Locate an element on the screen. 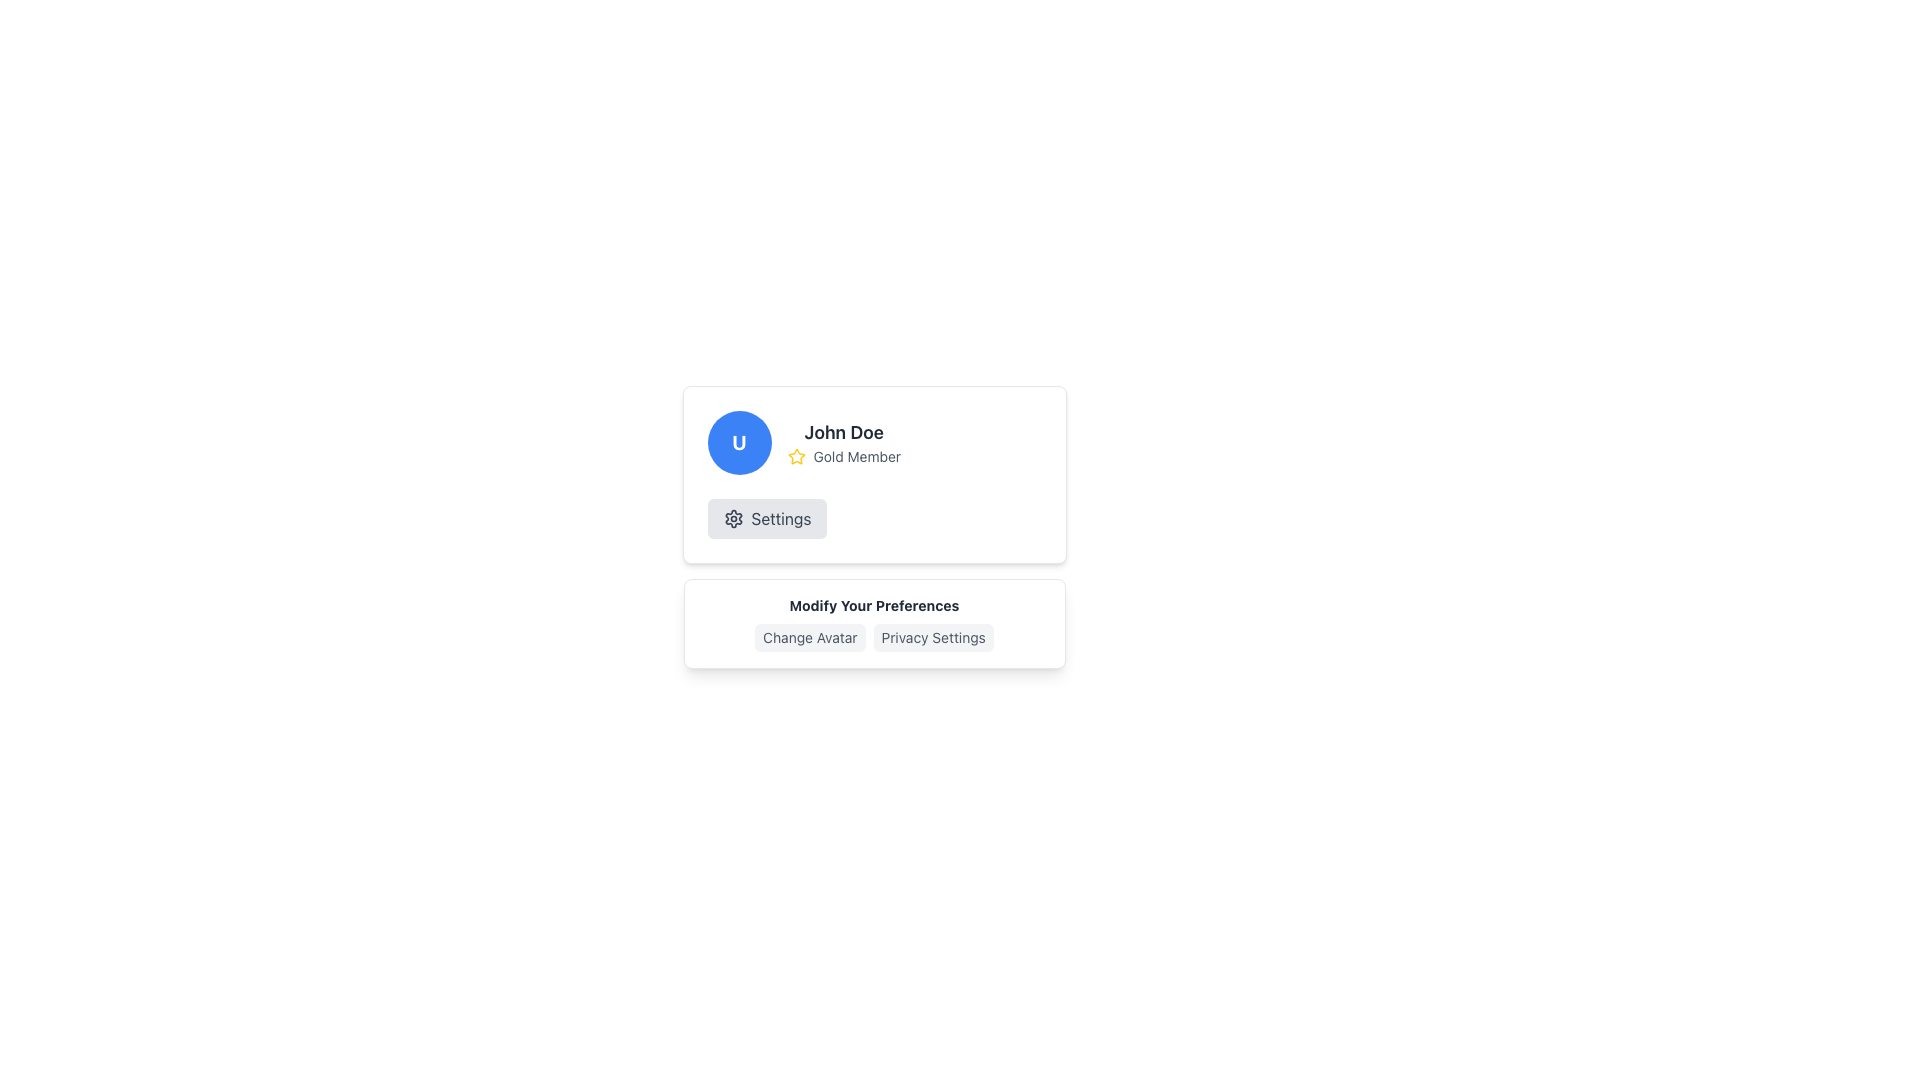  the profile avatar change button located below the 'Modify Your Preferences' header and to the left of the 'Privacy Settings' button is located at coordinates (810, 637).